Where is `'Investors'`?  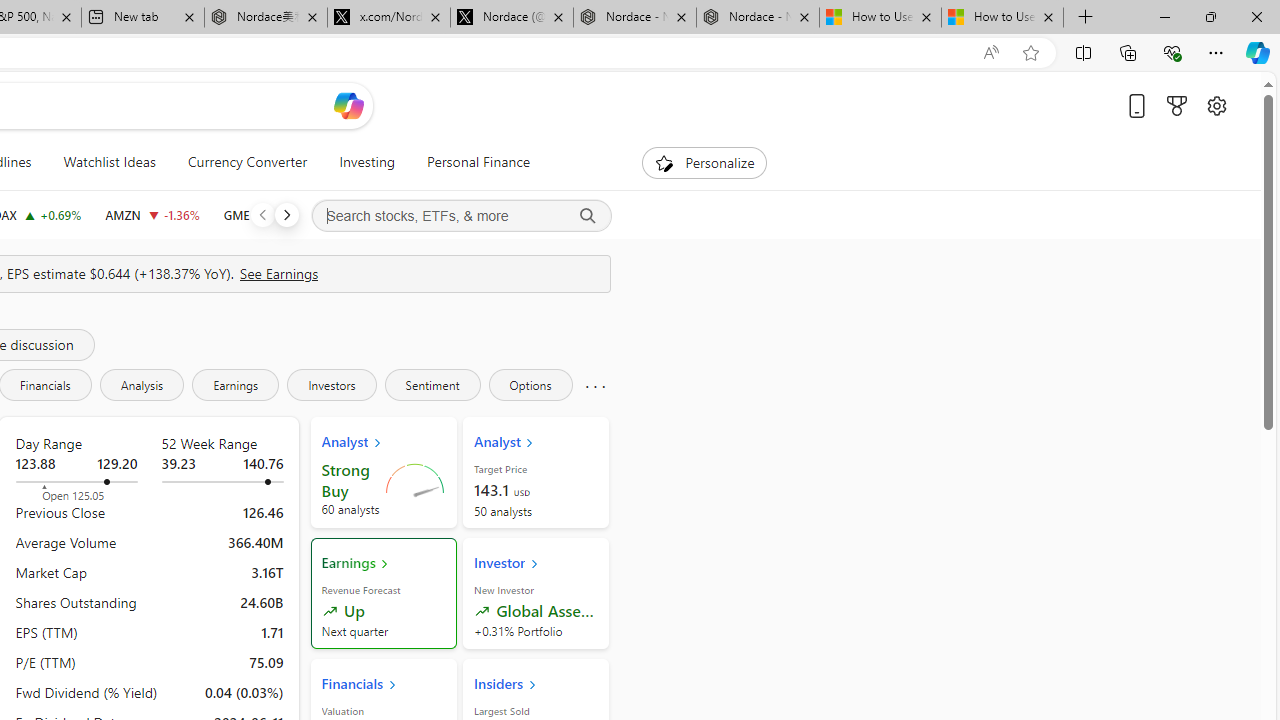
'Investors' is located at coordinates (332, 384).